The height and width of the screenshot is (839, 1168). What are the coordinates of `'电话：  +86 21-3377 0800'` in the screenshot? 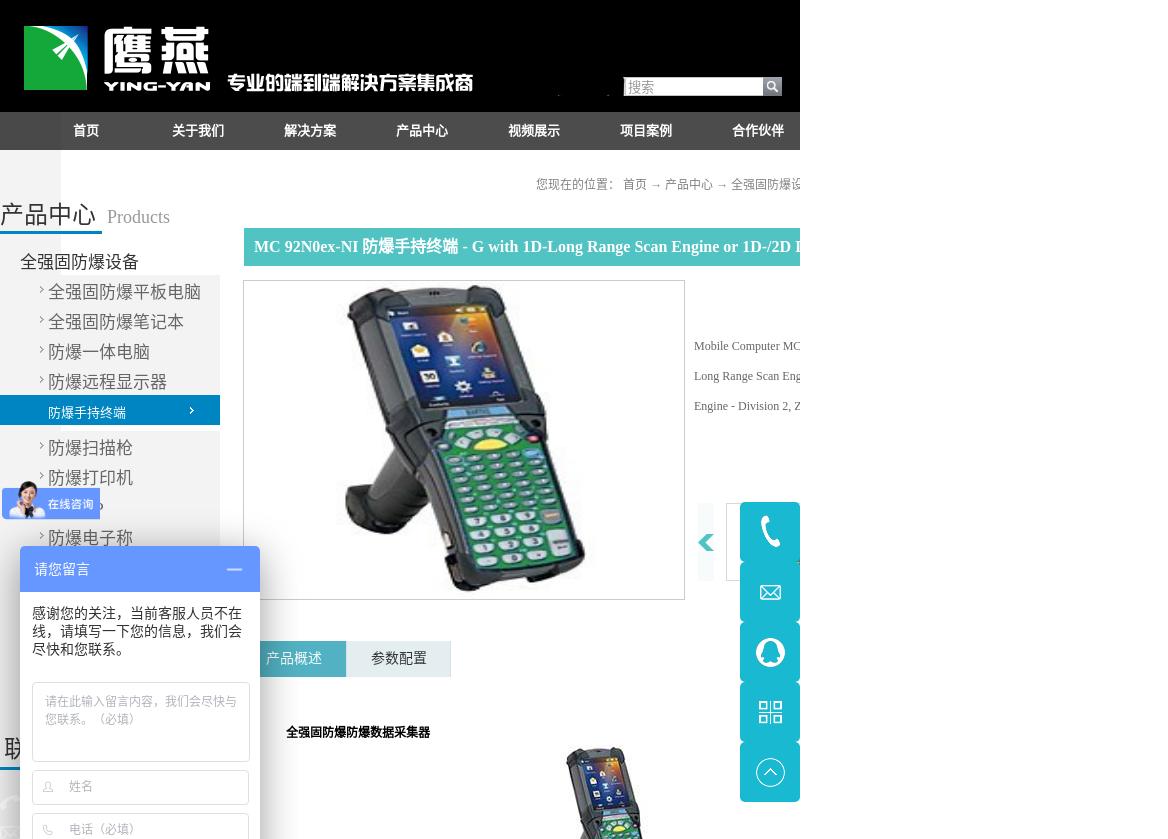 It's located at (103, 801).